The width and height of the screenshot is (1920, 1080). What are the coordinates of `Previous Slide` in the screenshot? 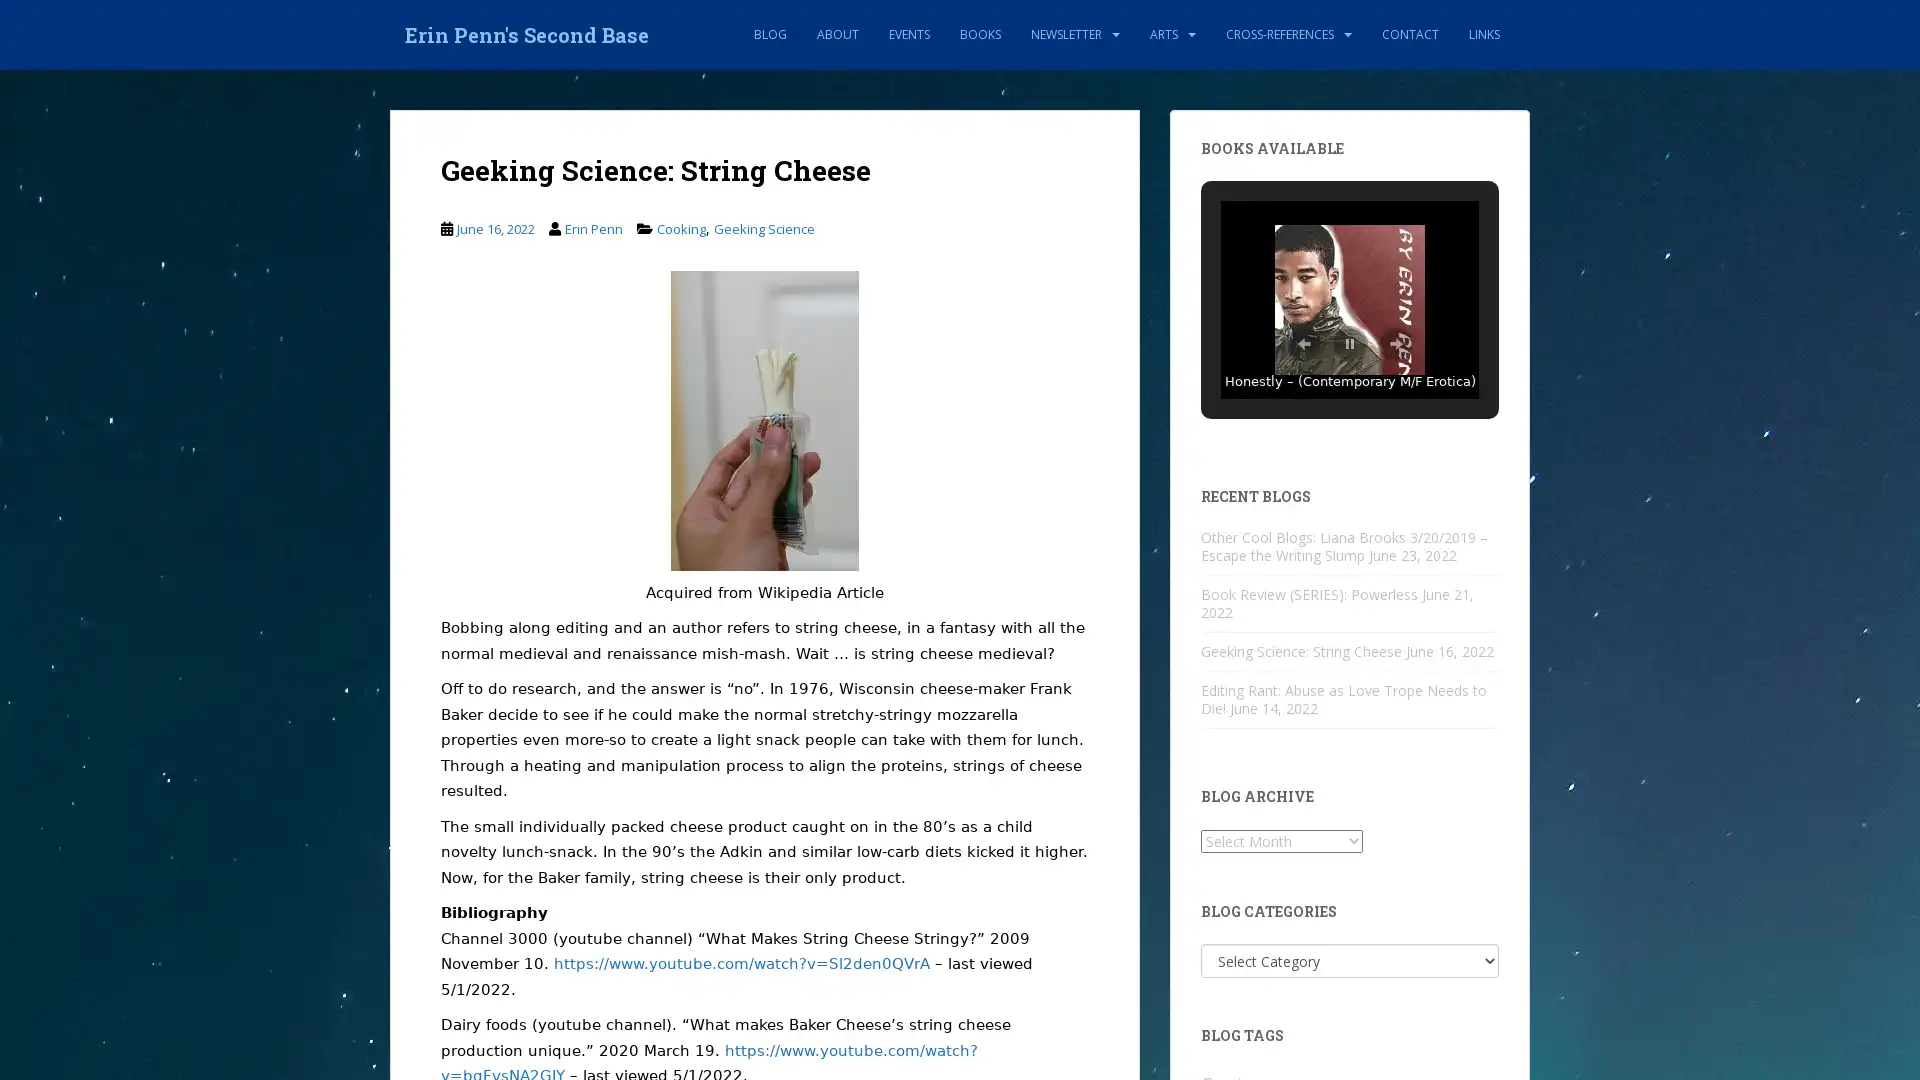 It's located at (1304, 342).